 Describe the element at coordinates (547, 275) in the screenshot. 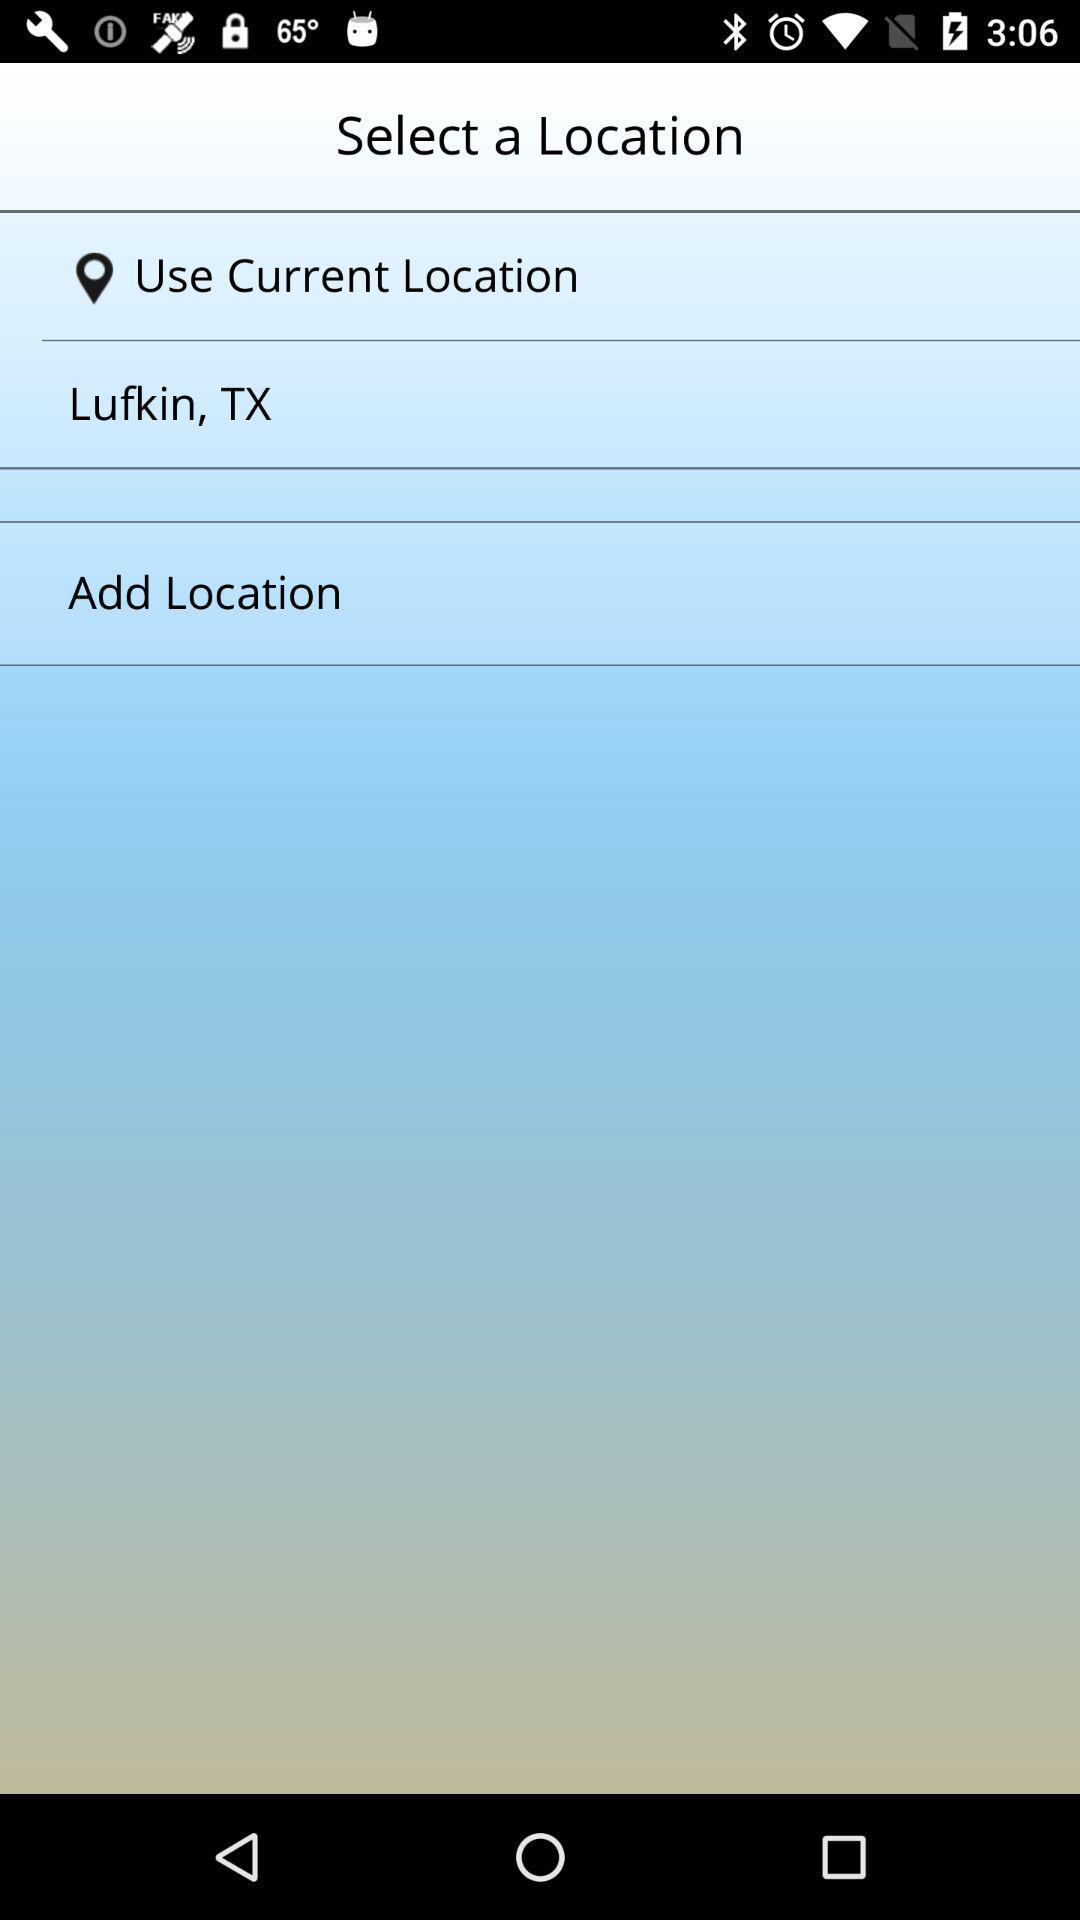

I see `use current location` at that location.